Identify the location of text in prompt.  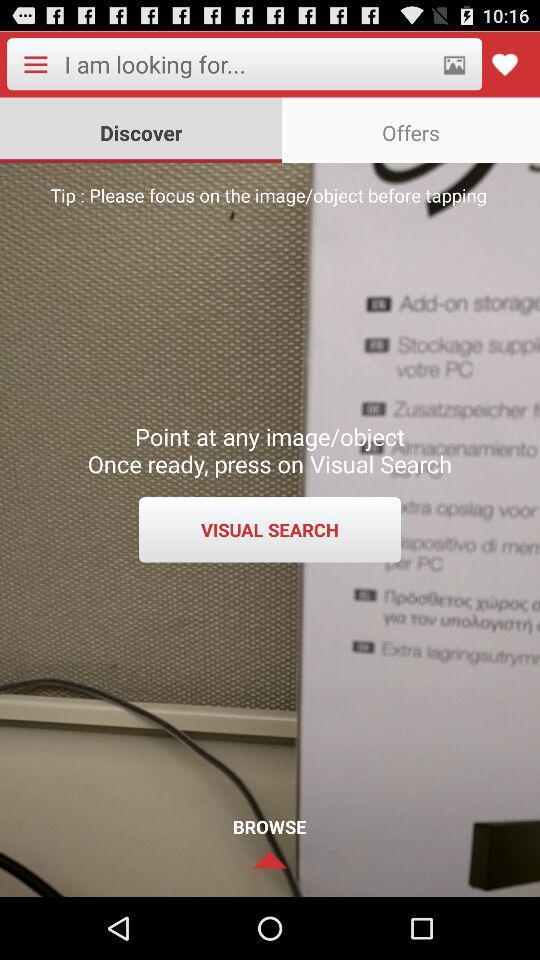
(247, 64).